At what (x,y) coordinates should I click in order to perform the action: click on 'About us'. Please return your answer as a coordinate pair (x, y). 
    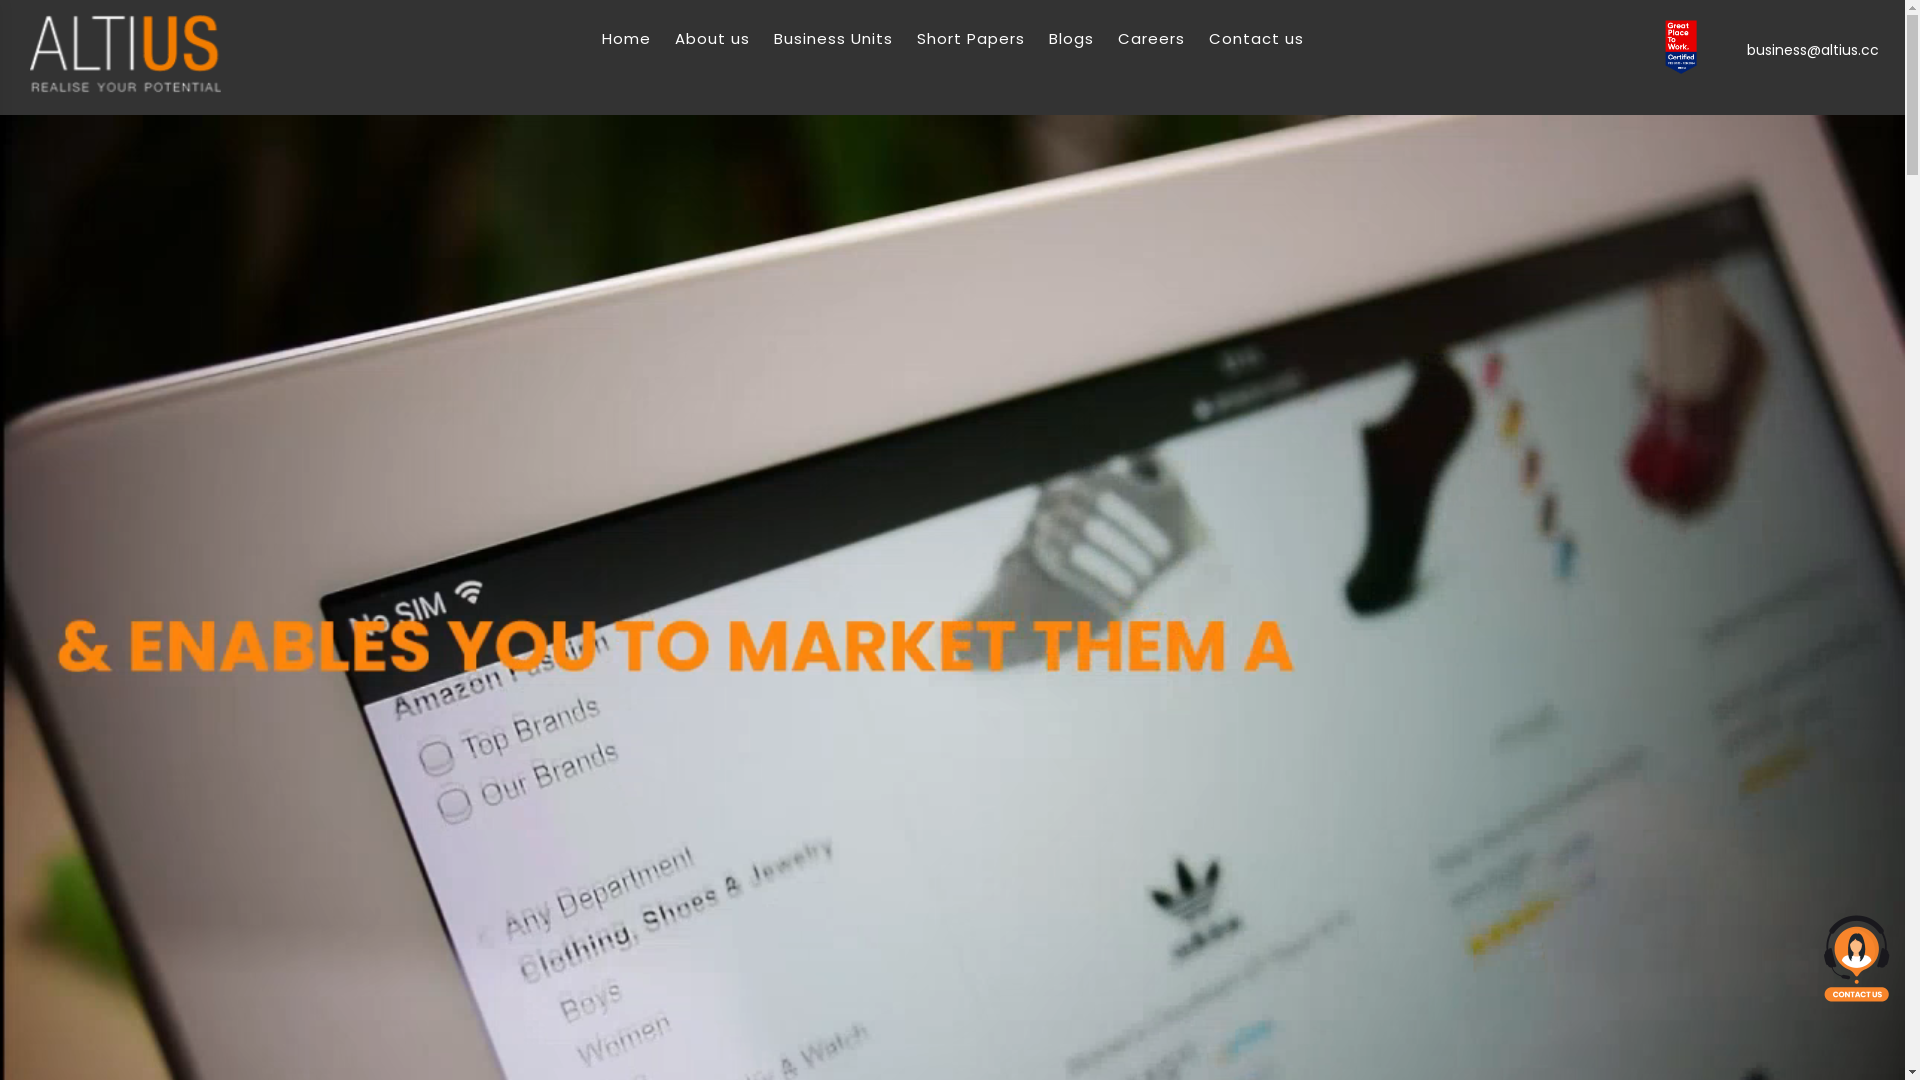
    Looking at the image, I should click on (711, 38).